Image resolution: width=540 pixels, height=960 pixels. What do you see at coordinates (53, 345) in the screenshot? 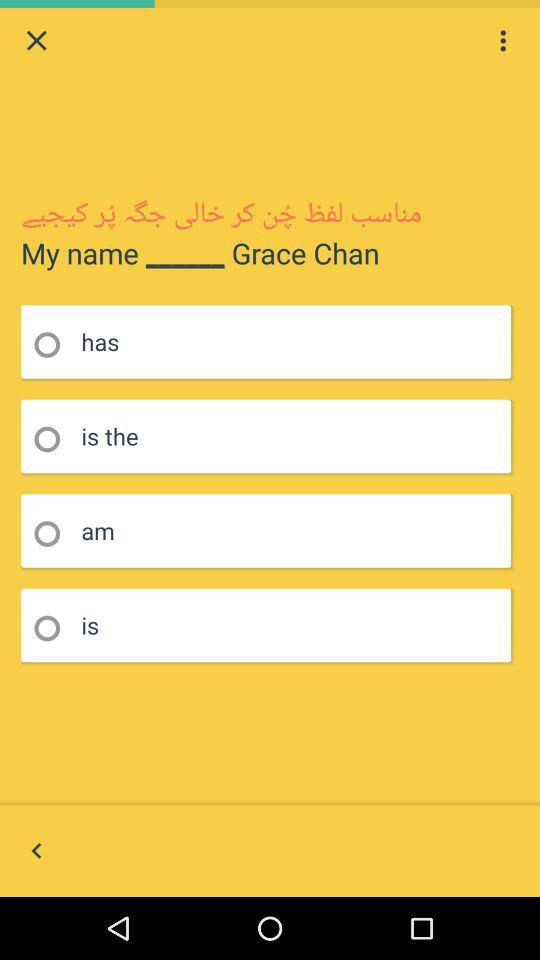
I see `1st radio button` at bounding box center [53, 345].